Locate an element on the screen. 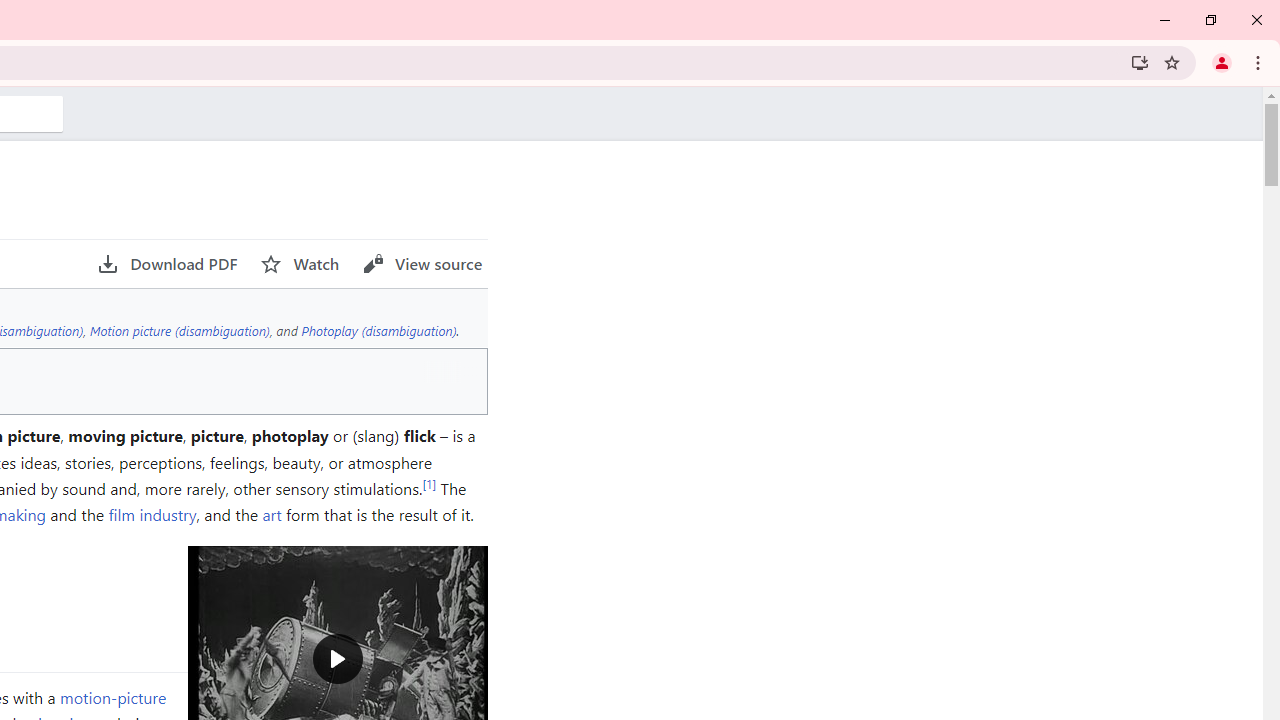 The height and width of the screenshot is (720, 1280). 'AutomationID: minerva-download' is located at coordinates (167, 263).